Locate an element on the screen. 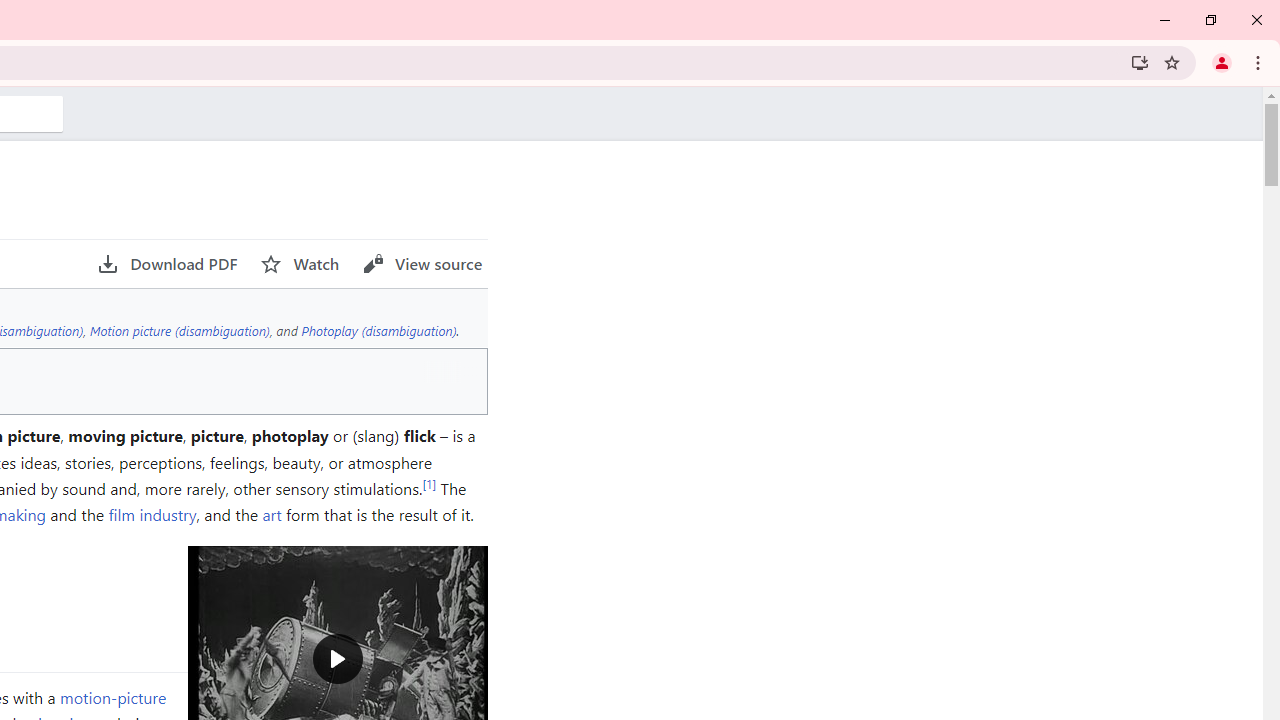 The height and width of the screenshot is (720, 1280). 'AutomationID: minerva-download' is located at coordinates (167, 263).